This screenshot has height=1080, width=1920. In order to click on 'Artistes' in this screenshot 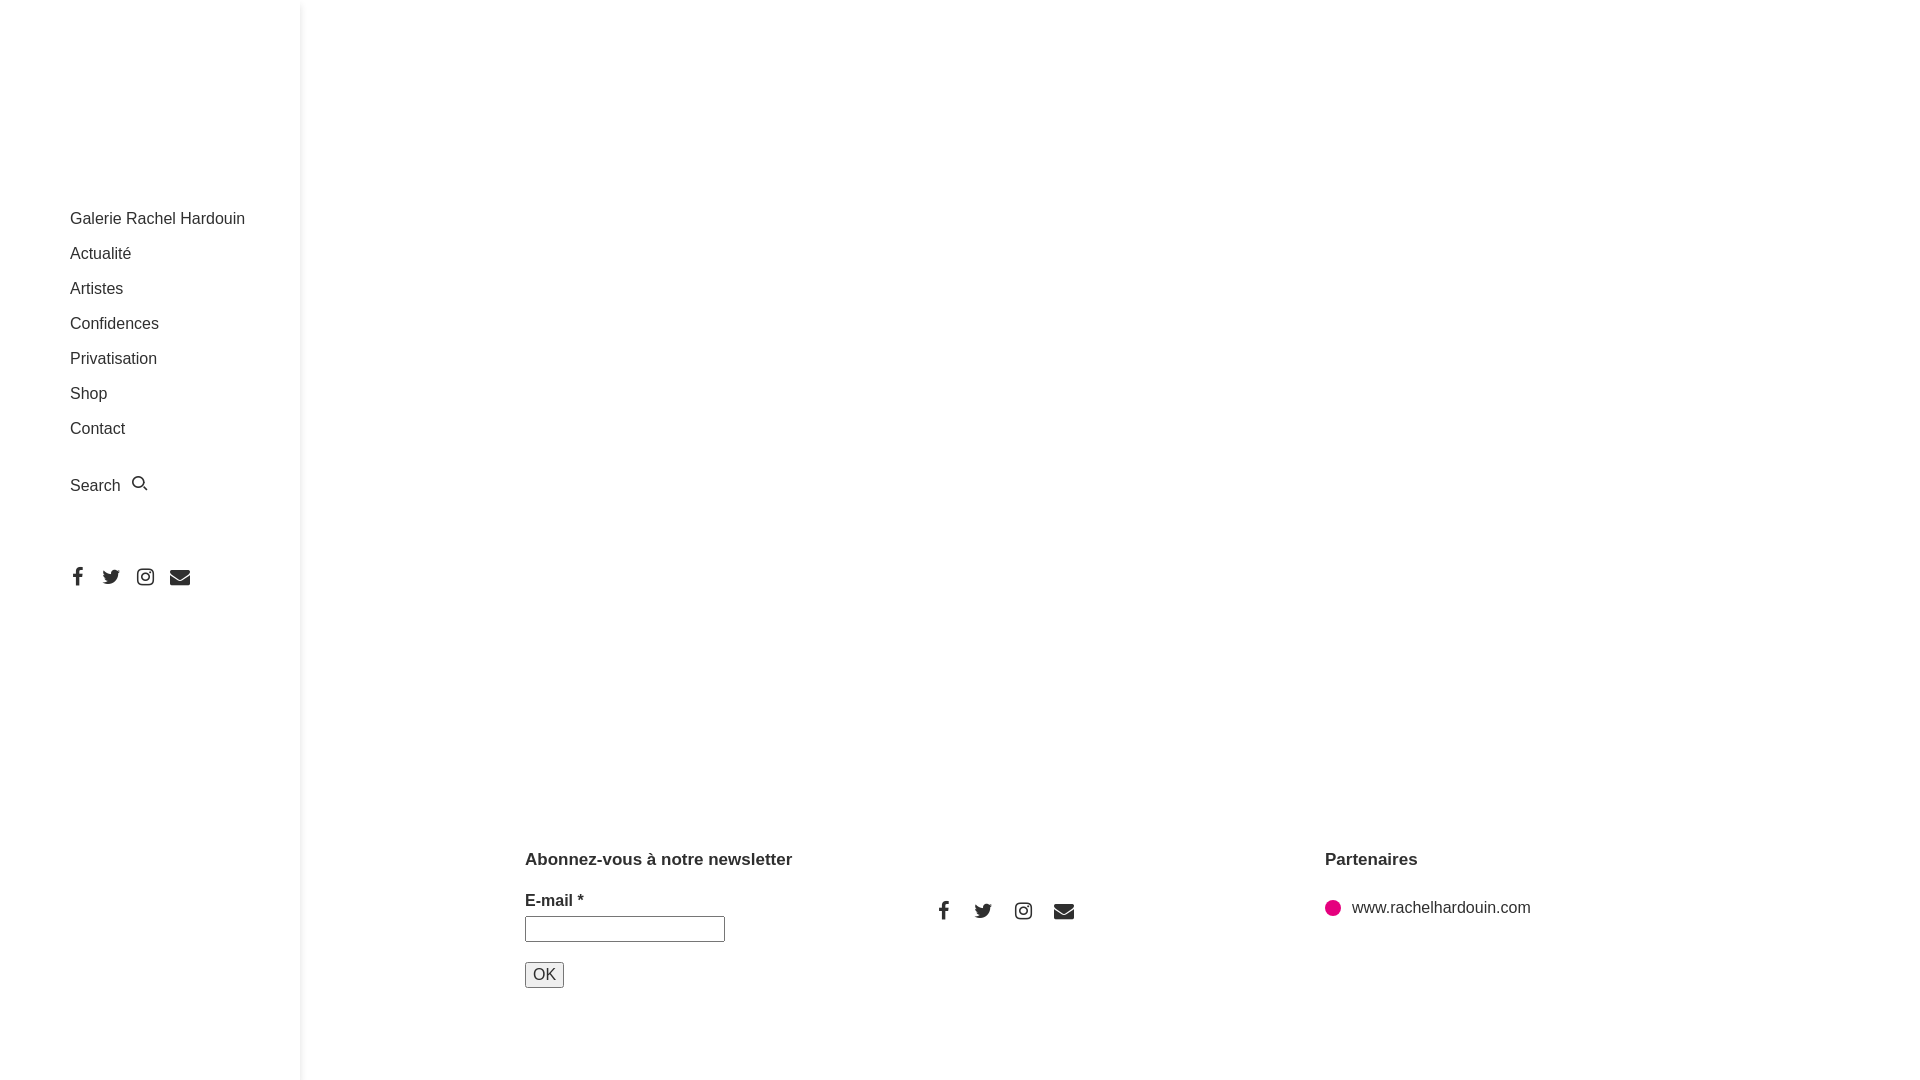, I will do `click(70, 288)`.